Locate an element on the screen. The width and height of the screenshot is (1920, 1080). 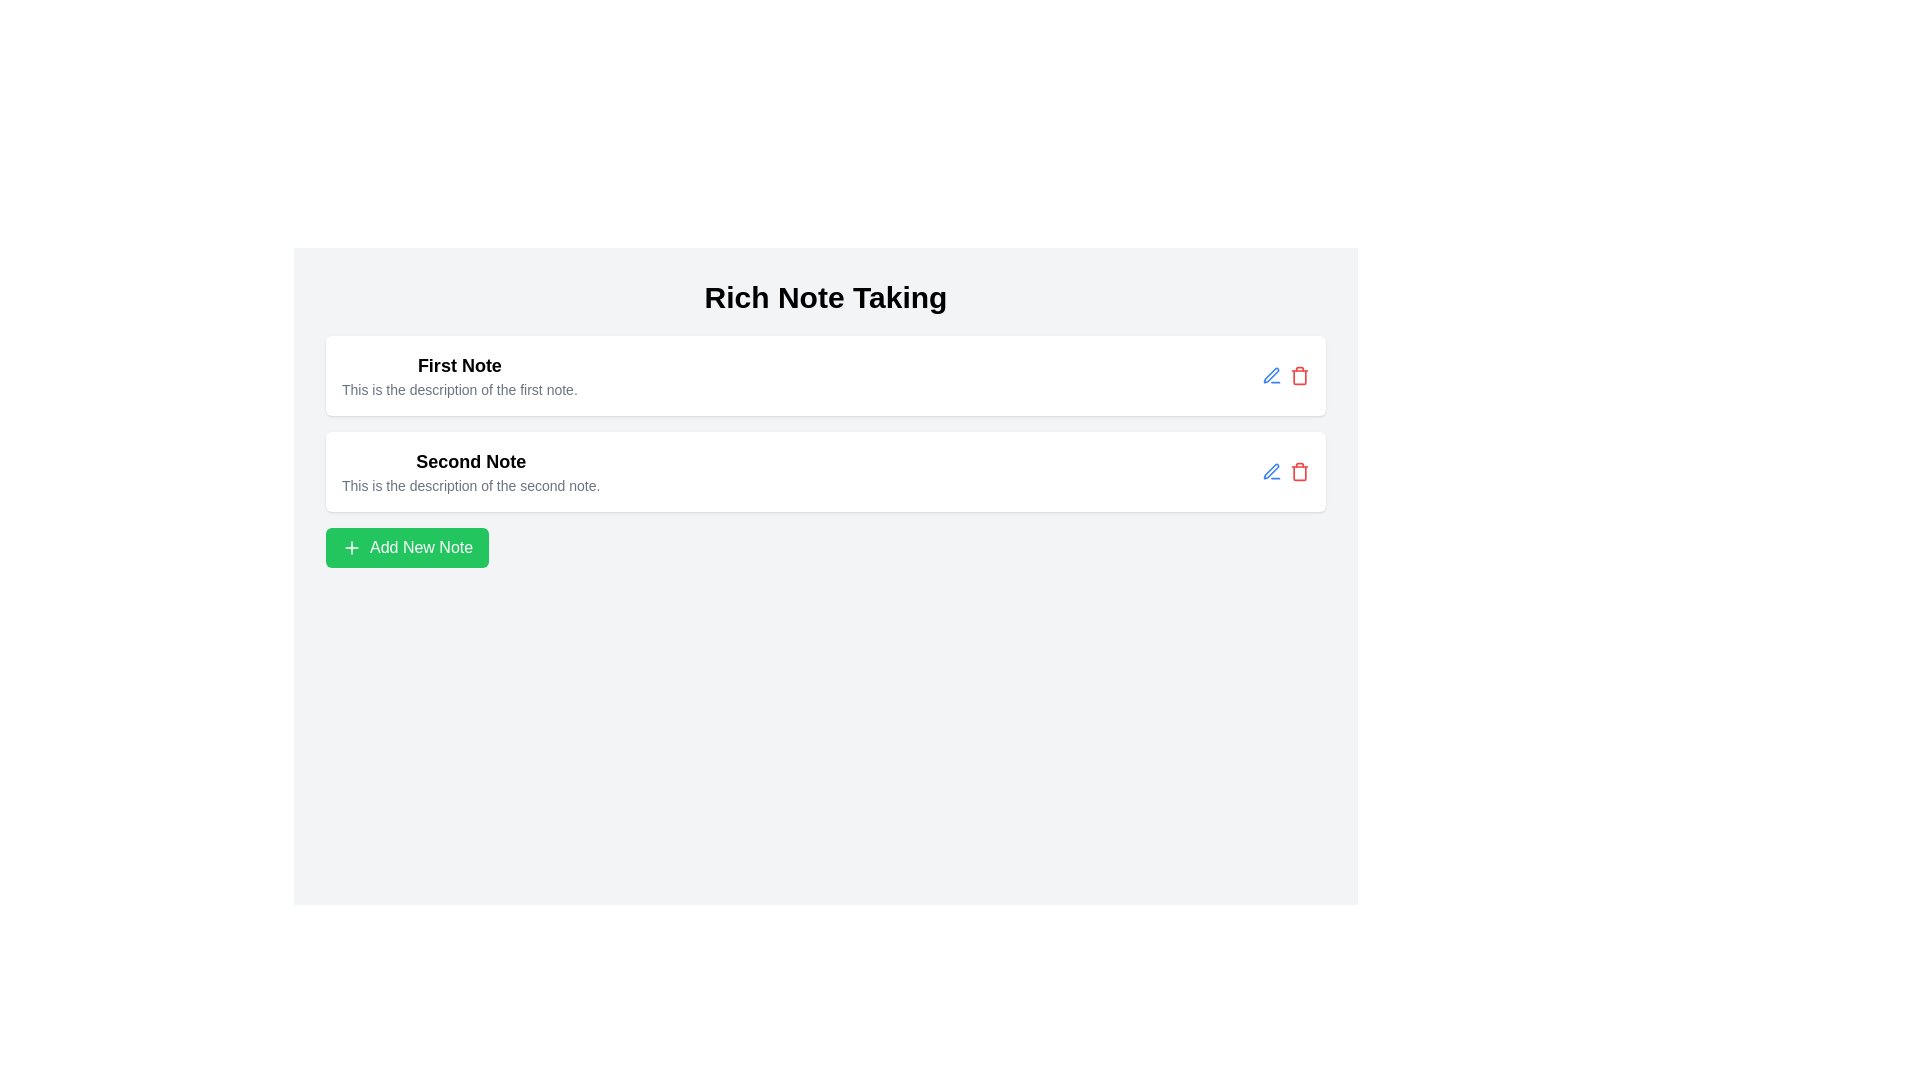
the first Text block that conveys information about a note, located above the 'Second Note' element is located at coordinates (458, 375).